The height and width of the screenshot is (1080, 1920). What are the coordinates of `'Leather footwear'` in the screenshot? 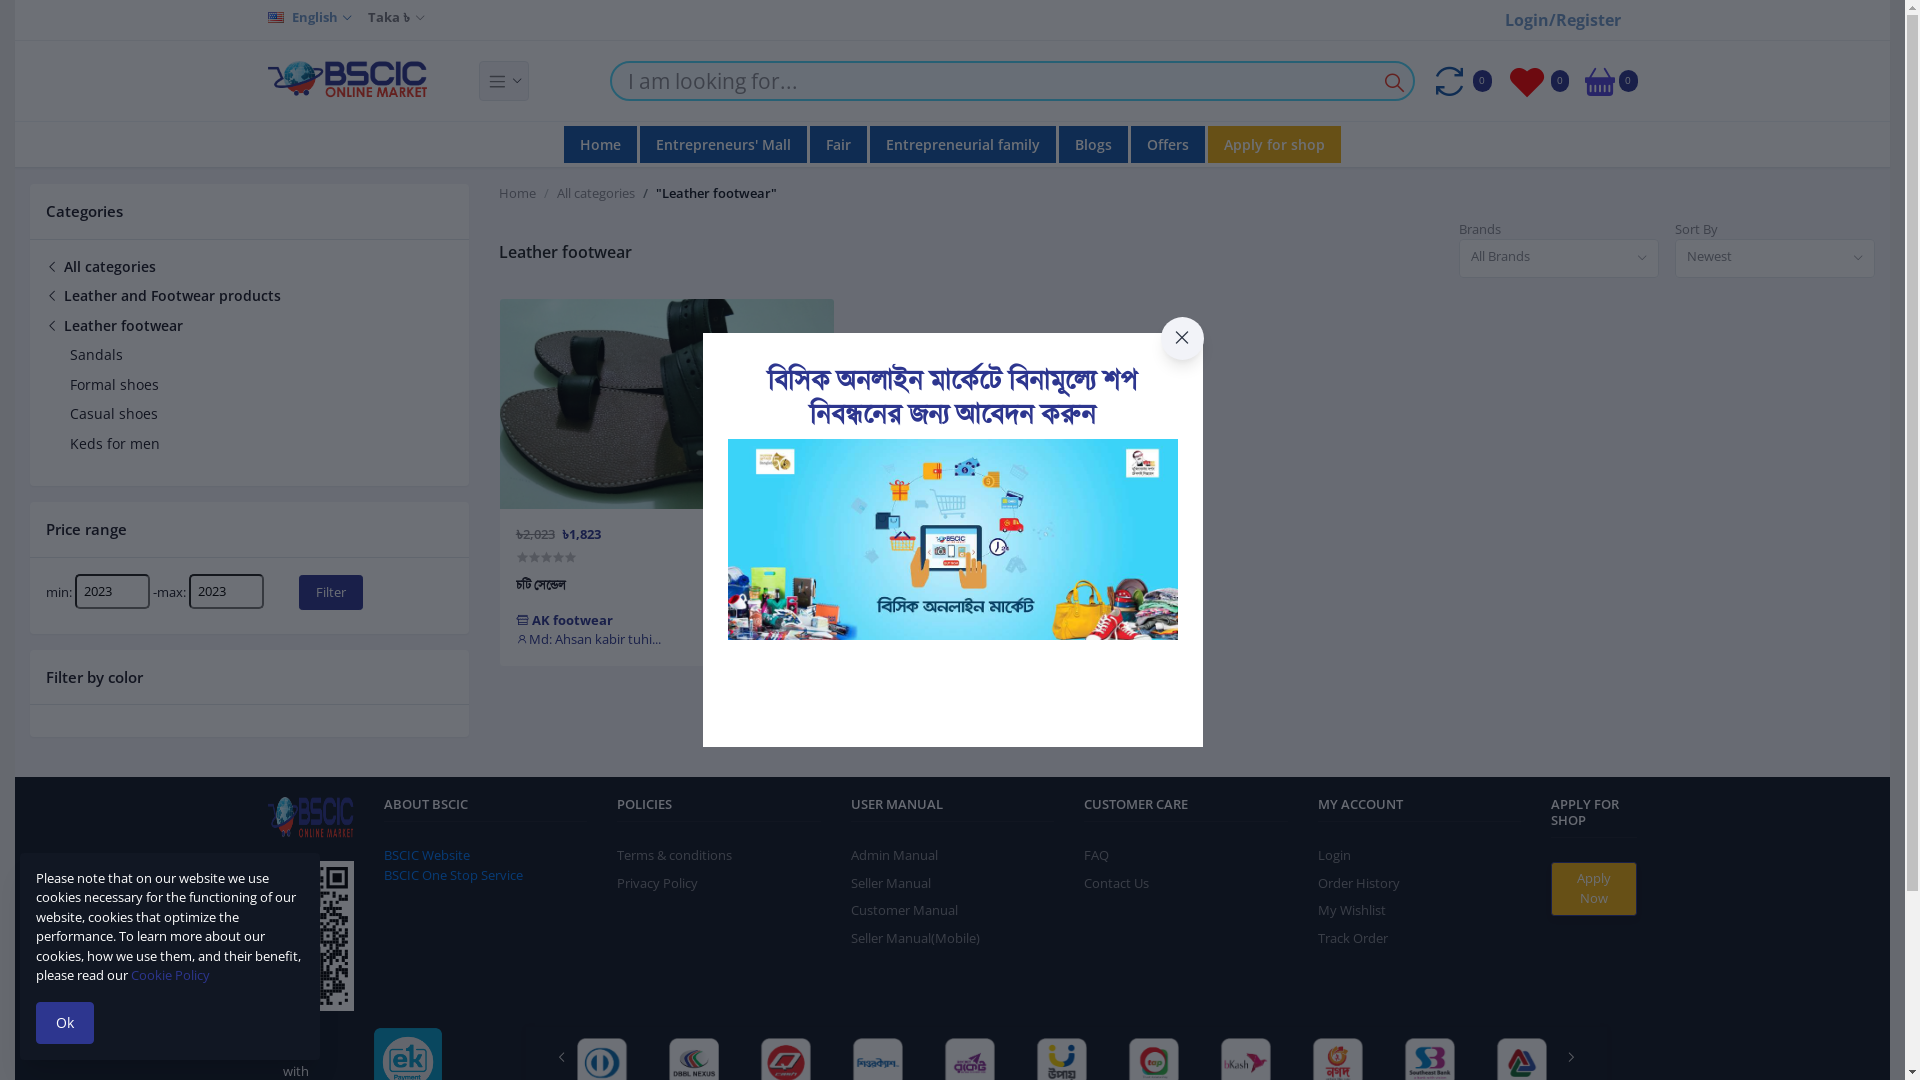 It's located at (113, 324).